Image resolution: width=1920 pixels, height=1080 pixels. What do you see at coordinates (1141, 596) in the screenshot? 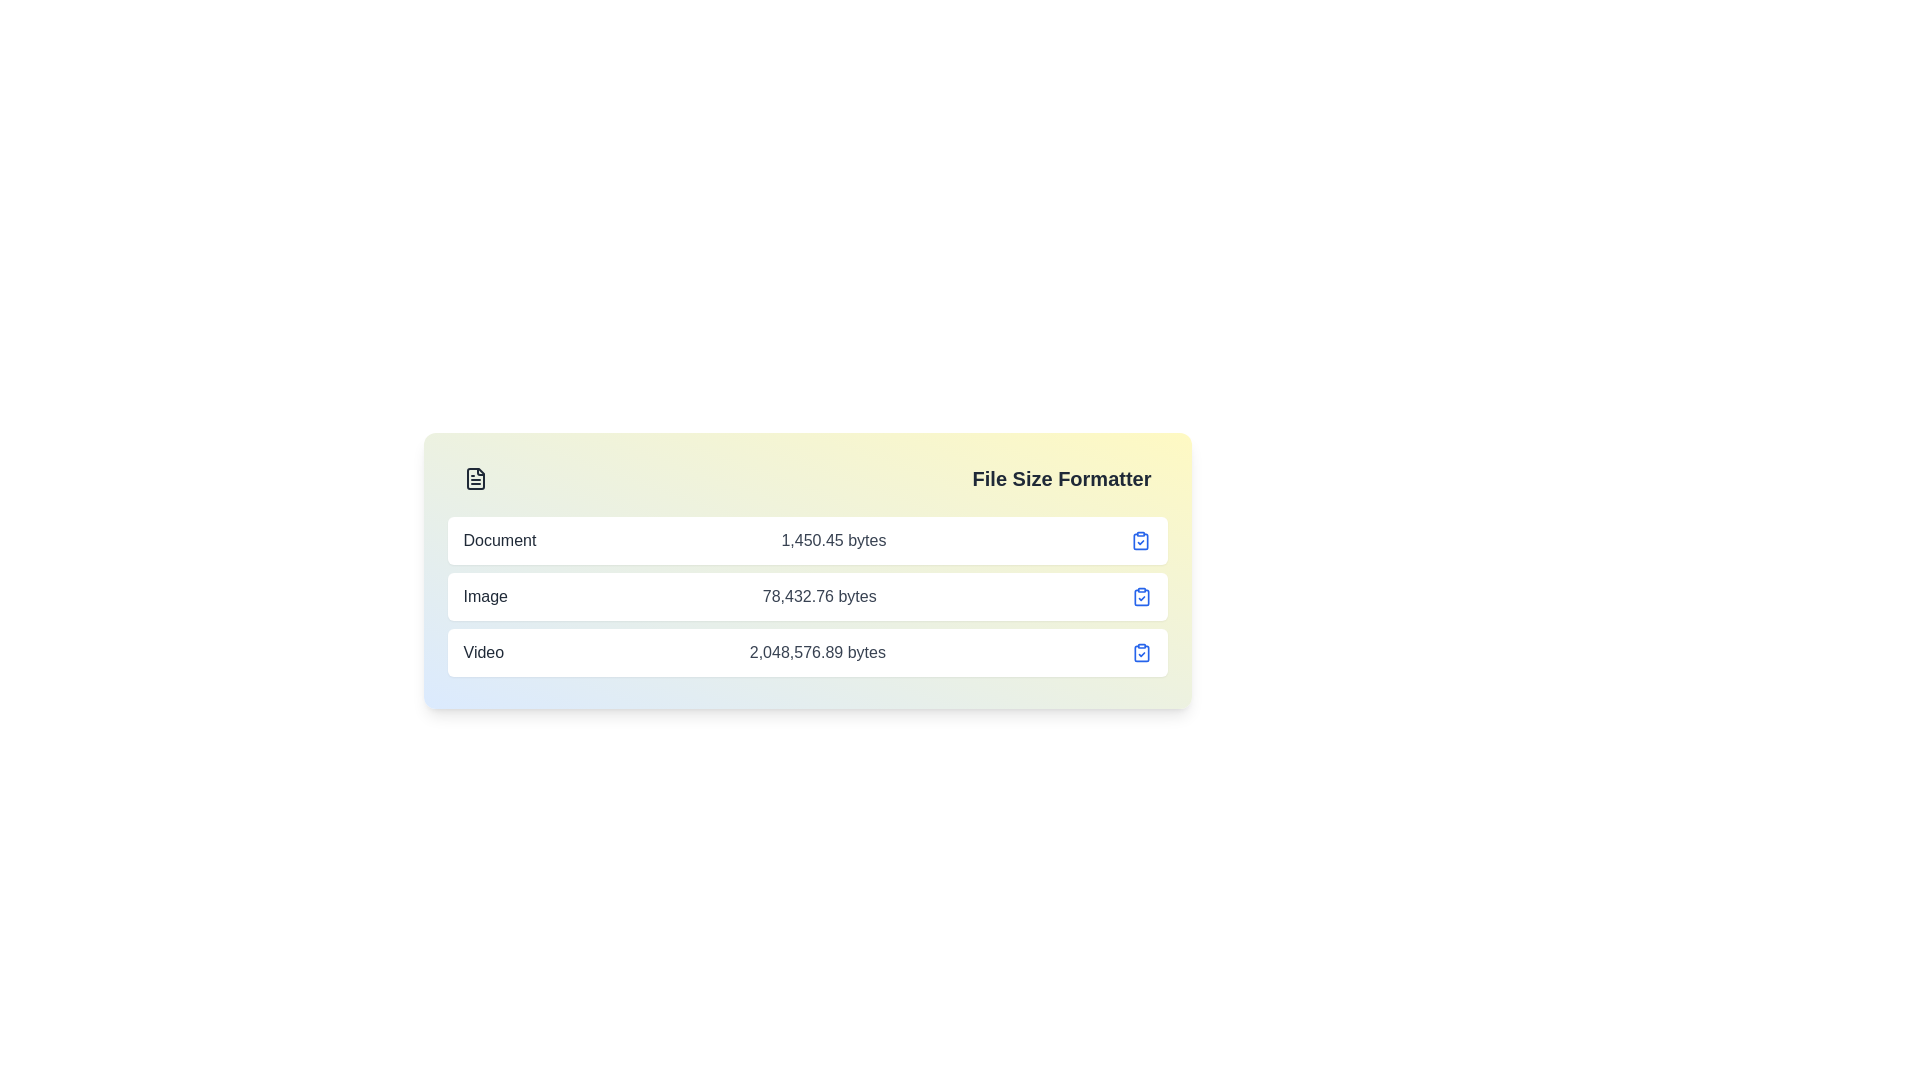
I see `the clipboard icon button located in the top row next to the 'Image' label` at bounding box center [1141, 596].